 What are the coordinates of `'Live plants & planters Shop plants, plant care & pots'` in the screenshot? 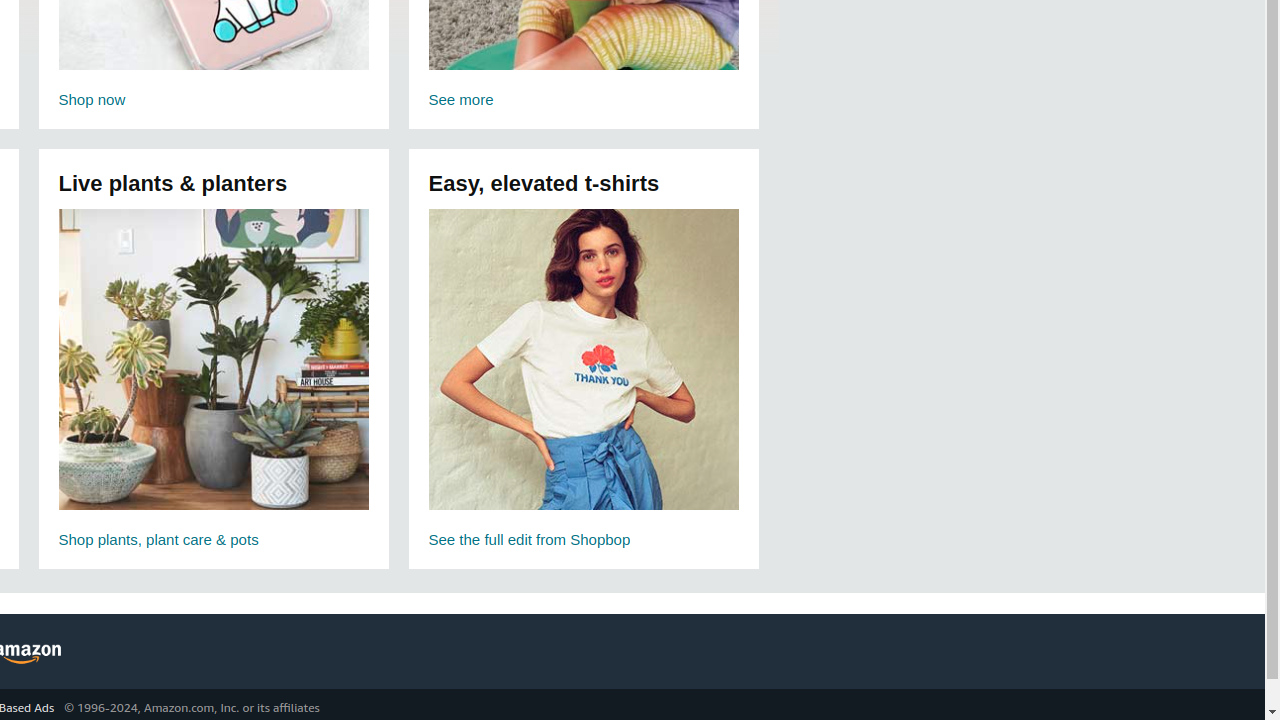 It's located at (213, 381).